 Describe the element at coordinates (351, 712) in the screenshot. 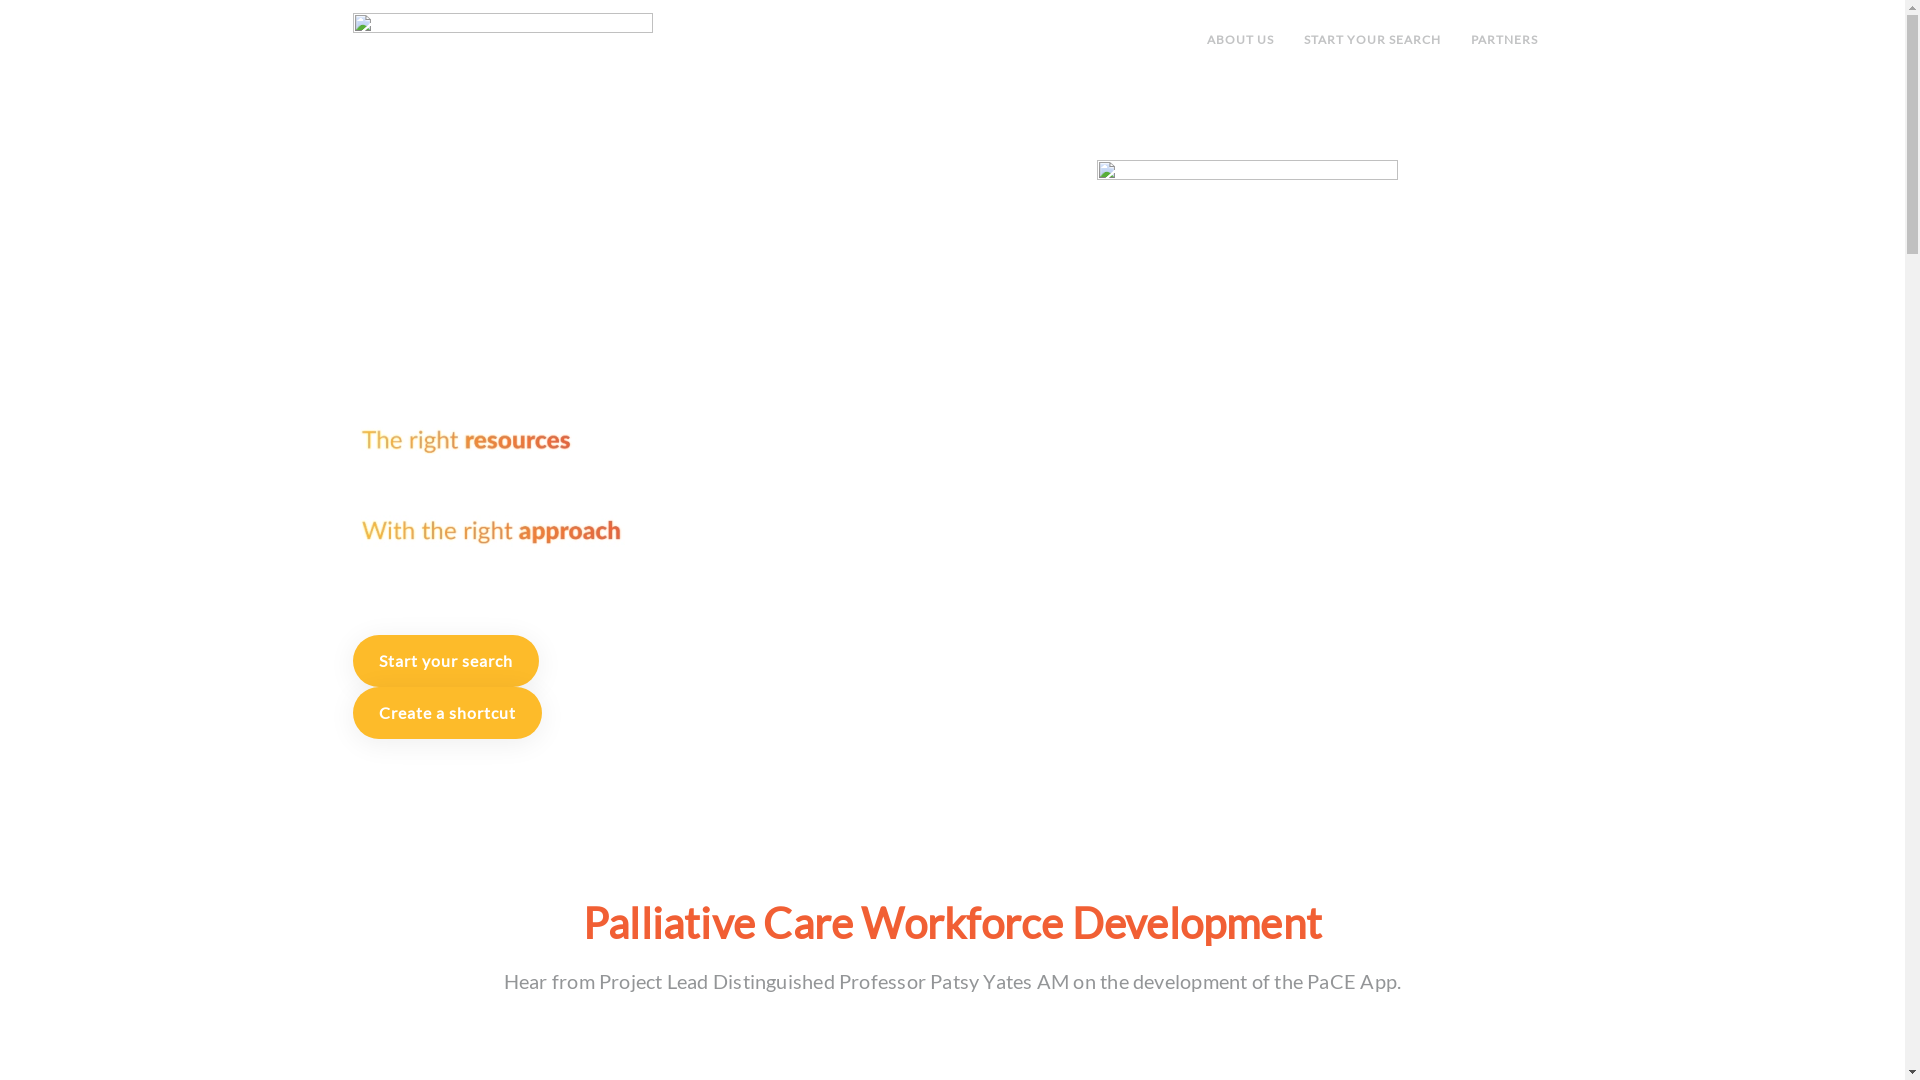

I see `'Create a shortcut'` at that location.